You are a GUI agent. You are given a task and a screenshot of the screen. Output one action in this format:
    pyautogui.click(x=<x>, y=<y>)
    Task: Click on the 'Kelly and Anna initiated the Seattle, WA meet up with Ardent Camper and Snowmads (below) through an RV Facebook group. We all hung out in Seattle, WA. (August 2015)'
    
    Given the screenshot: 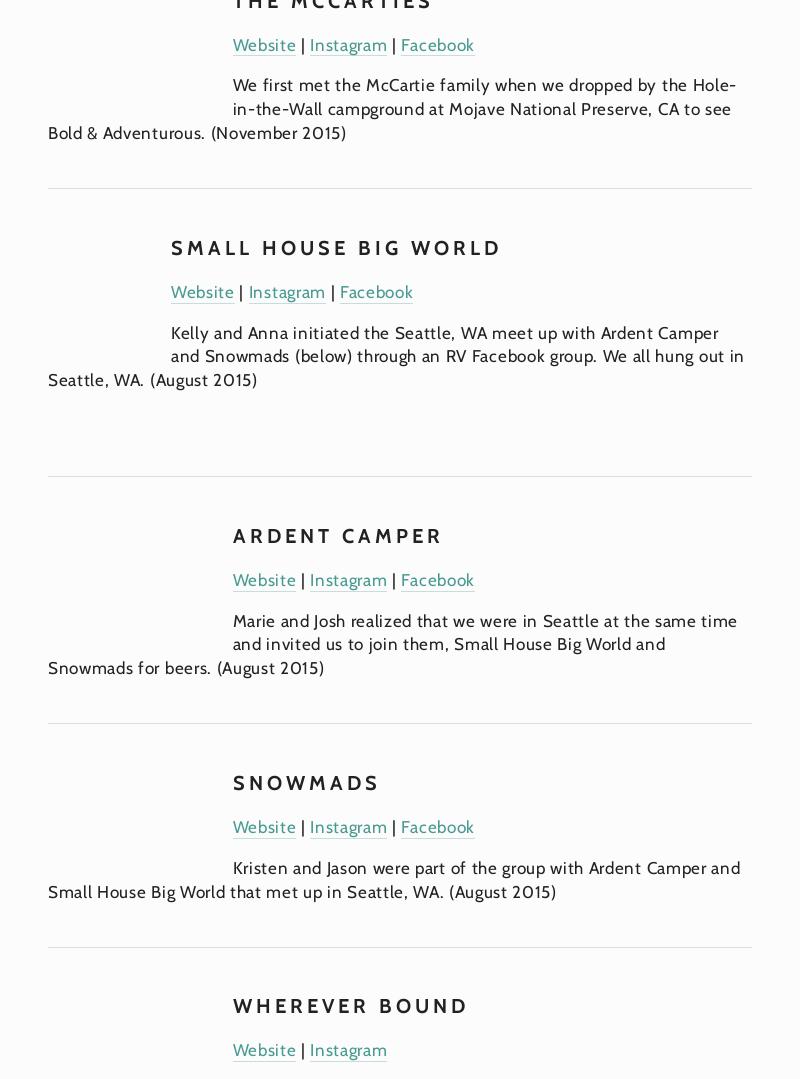 What is the action you would take?
    pyautogui.click(x=397, y=355)
    